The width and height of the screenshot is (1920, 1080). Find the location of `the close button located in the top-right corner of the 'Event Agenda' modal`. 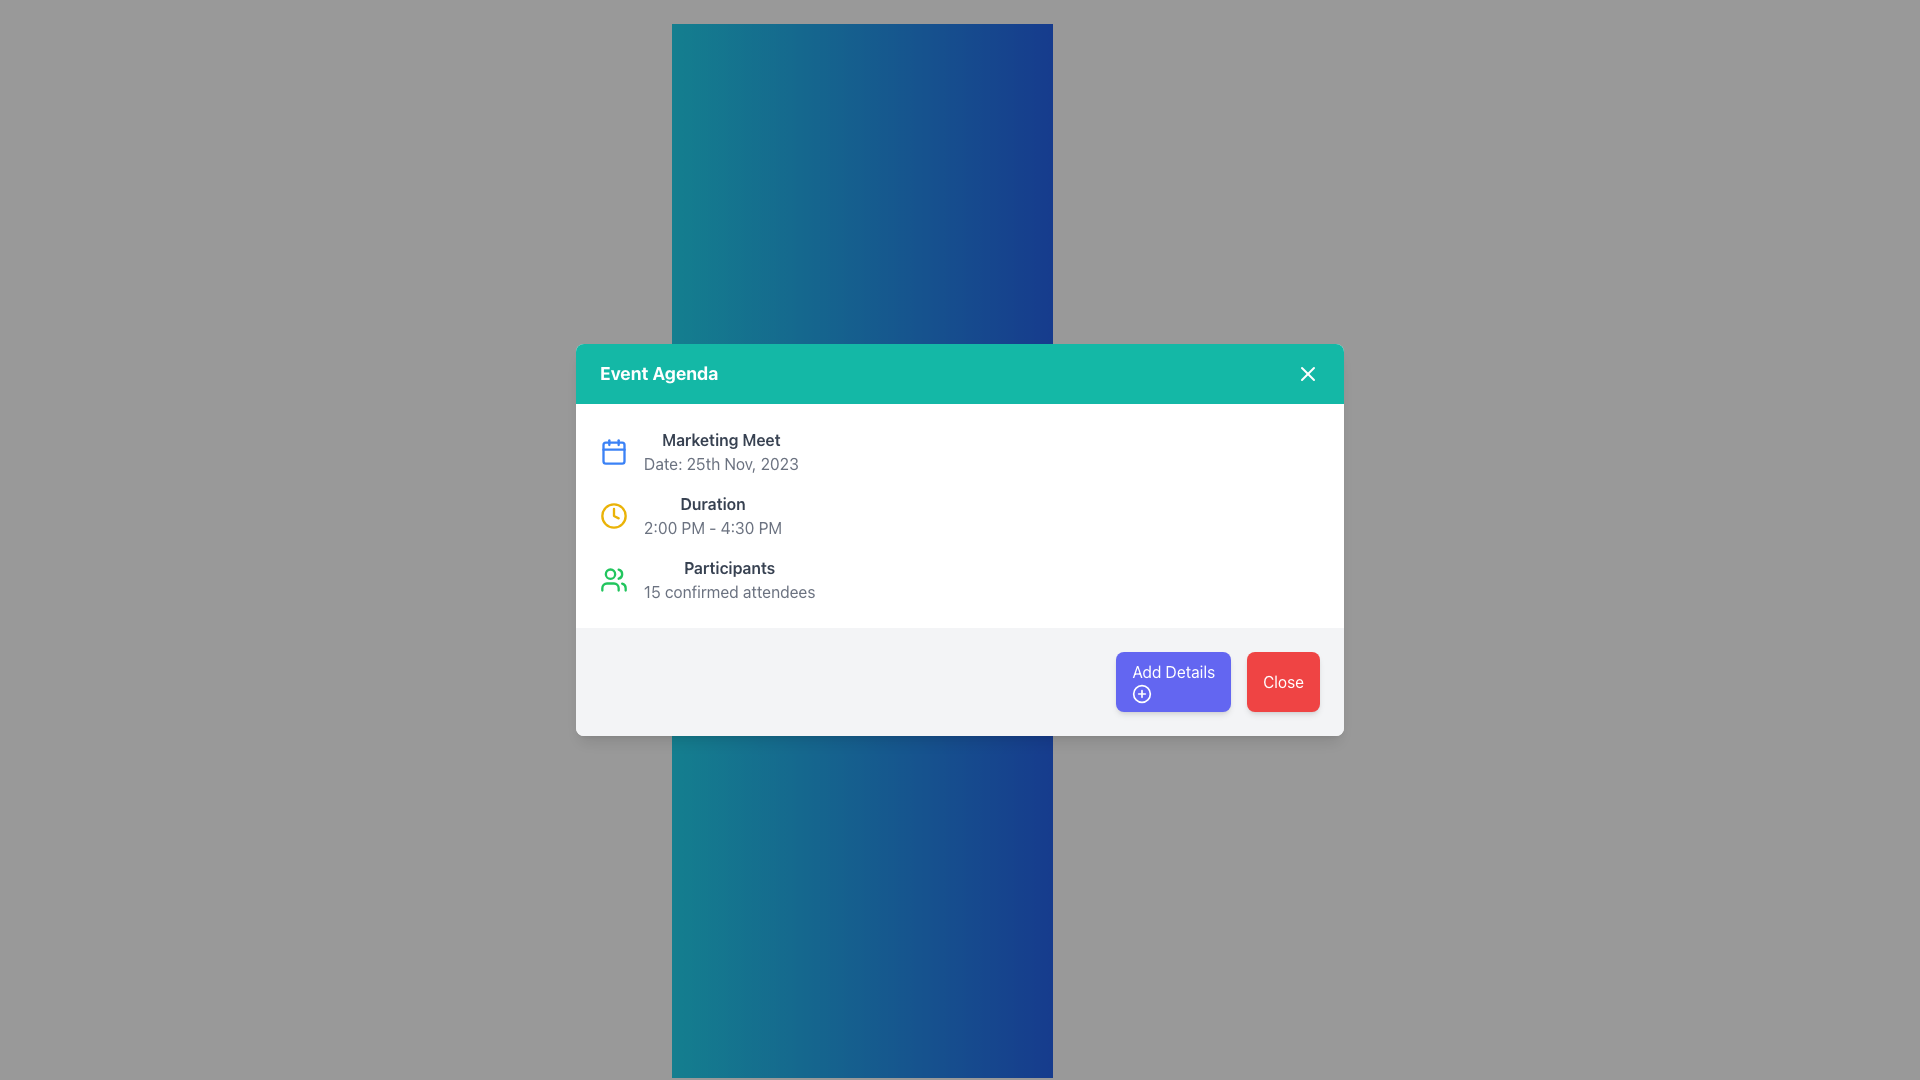

the close button located in the top-right corner of the 'Event Agenda' modal is located at coordinates (1308, 374).